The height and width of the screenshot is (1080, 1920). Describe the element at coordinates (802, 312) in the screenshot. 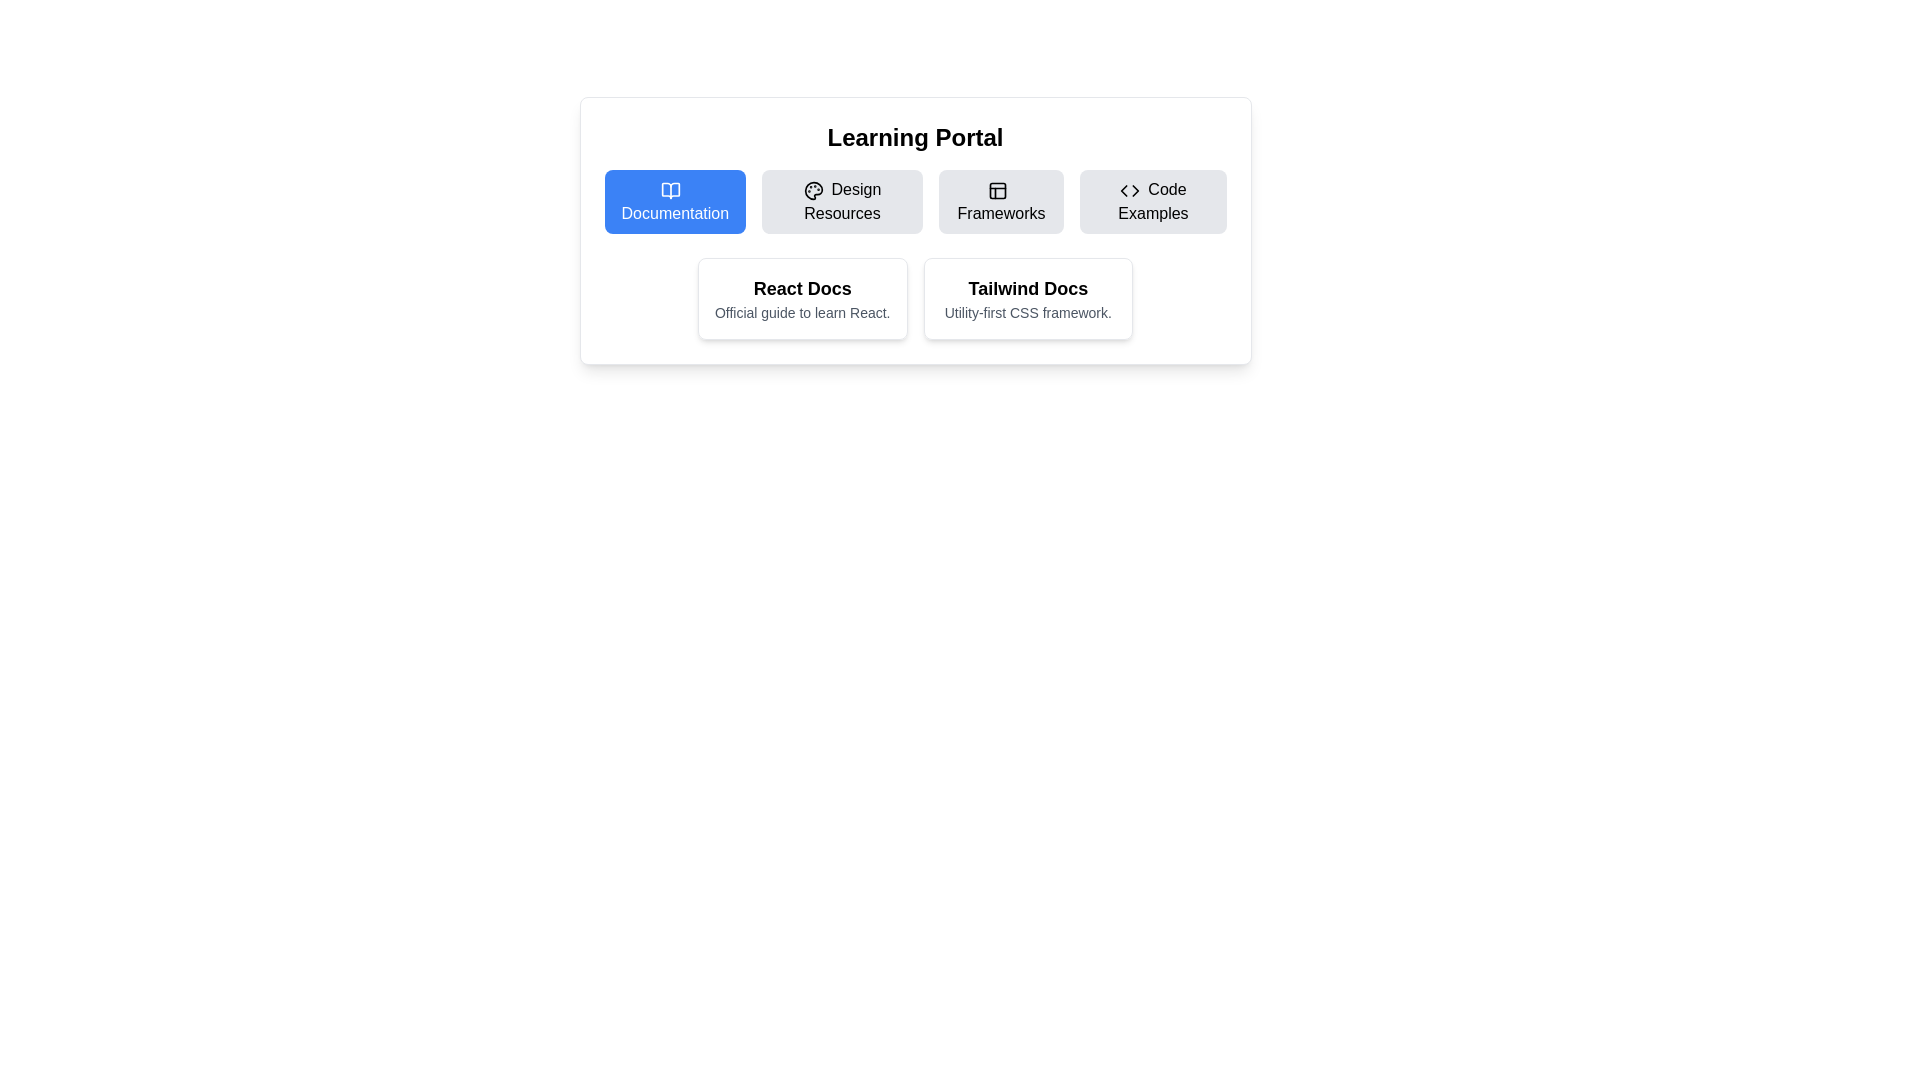

I see `the static text label that provides supplementary descriptive text under the 'React Docs' title` at that location.